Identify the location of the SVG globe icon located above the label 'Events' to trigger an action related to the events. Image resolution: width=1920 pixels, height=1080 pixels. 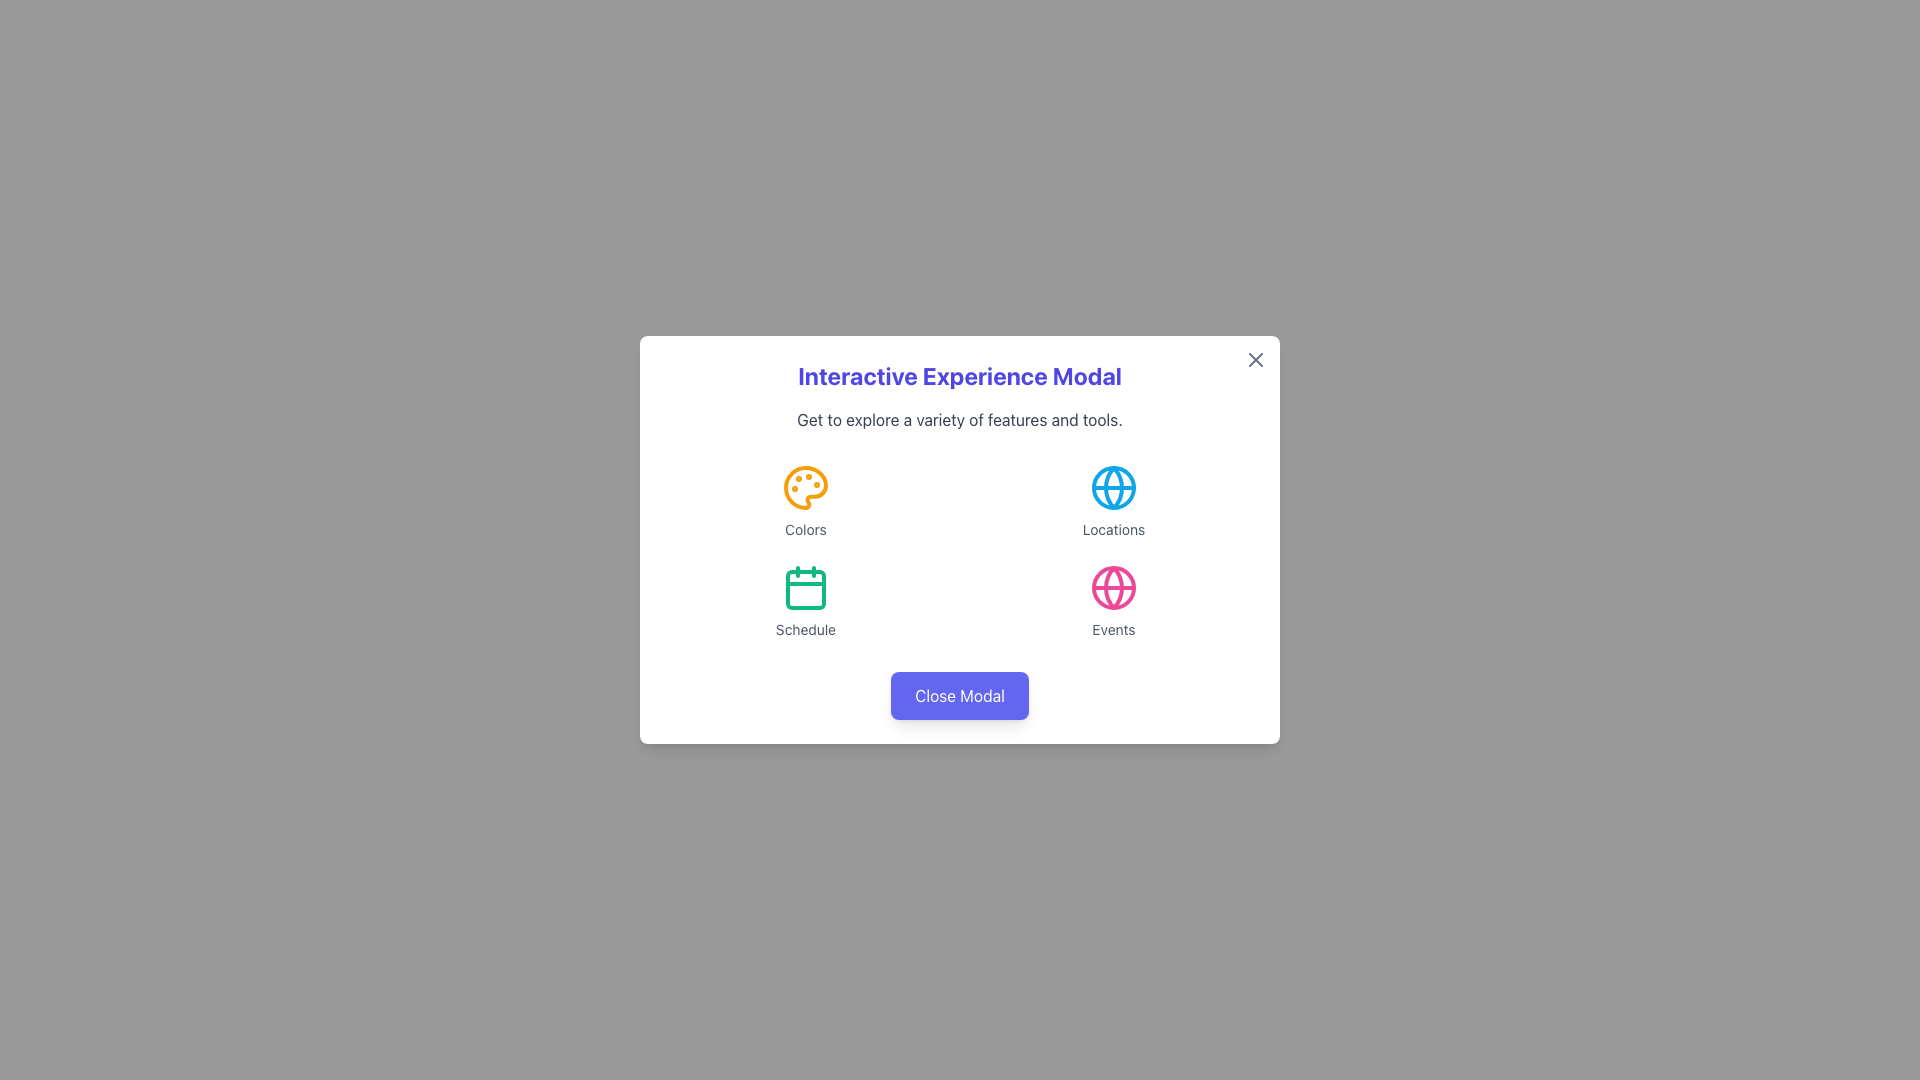
(1112, 586).